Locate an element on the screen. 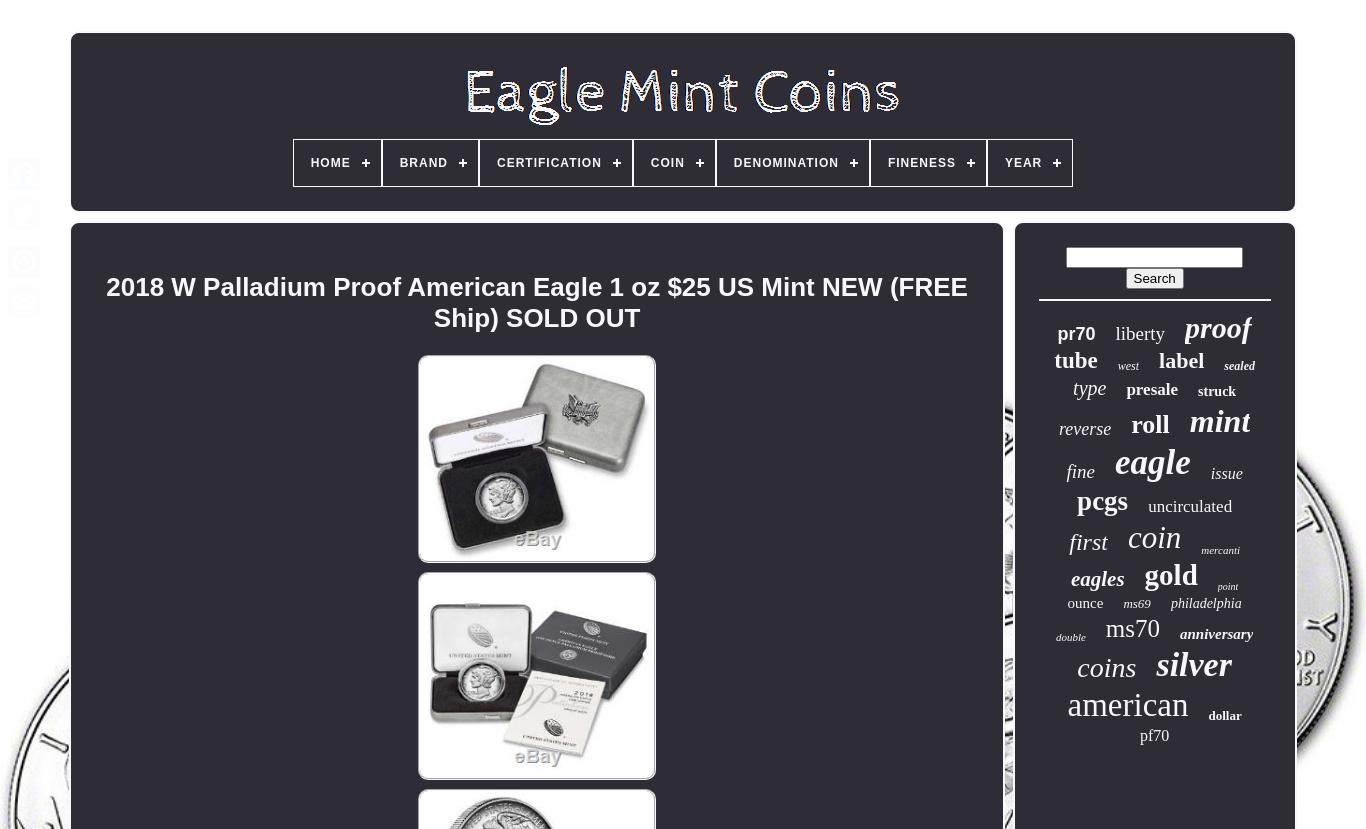 This screenshot has width=1366, height=829. 'double' is located at coordinates (1053, 637).